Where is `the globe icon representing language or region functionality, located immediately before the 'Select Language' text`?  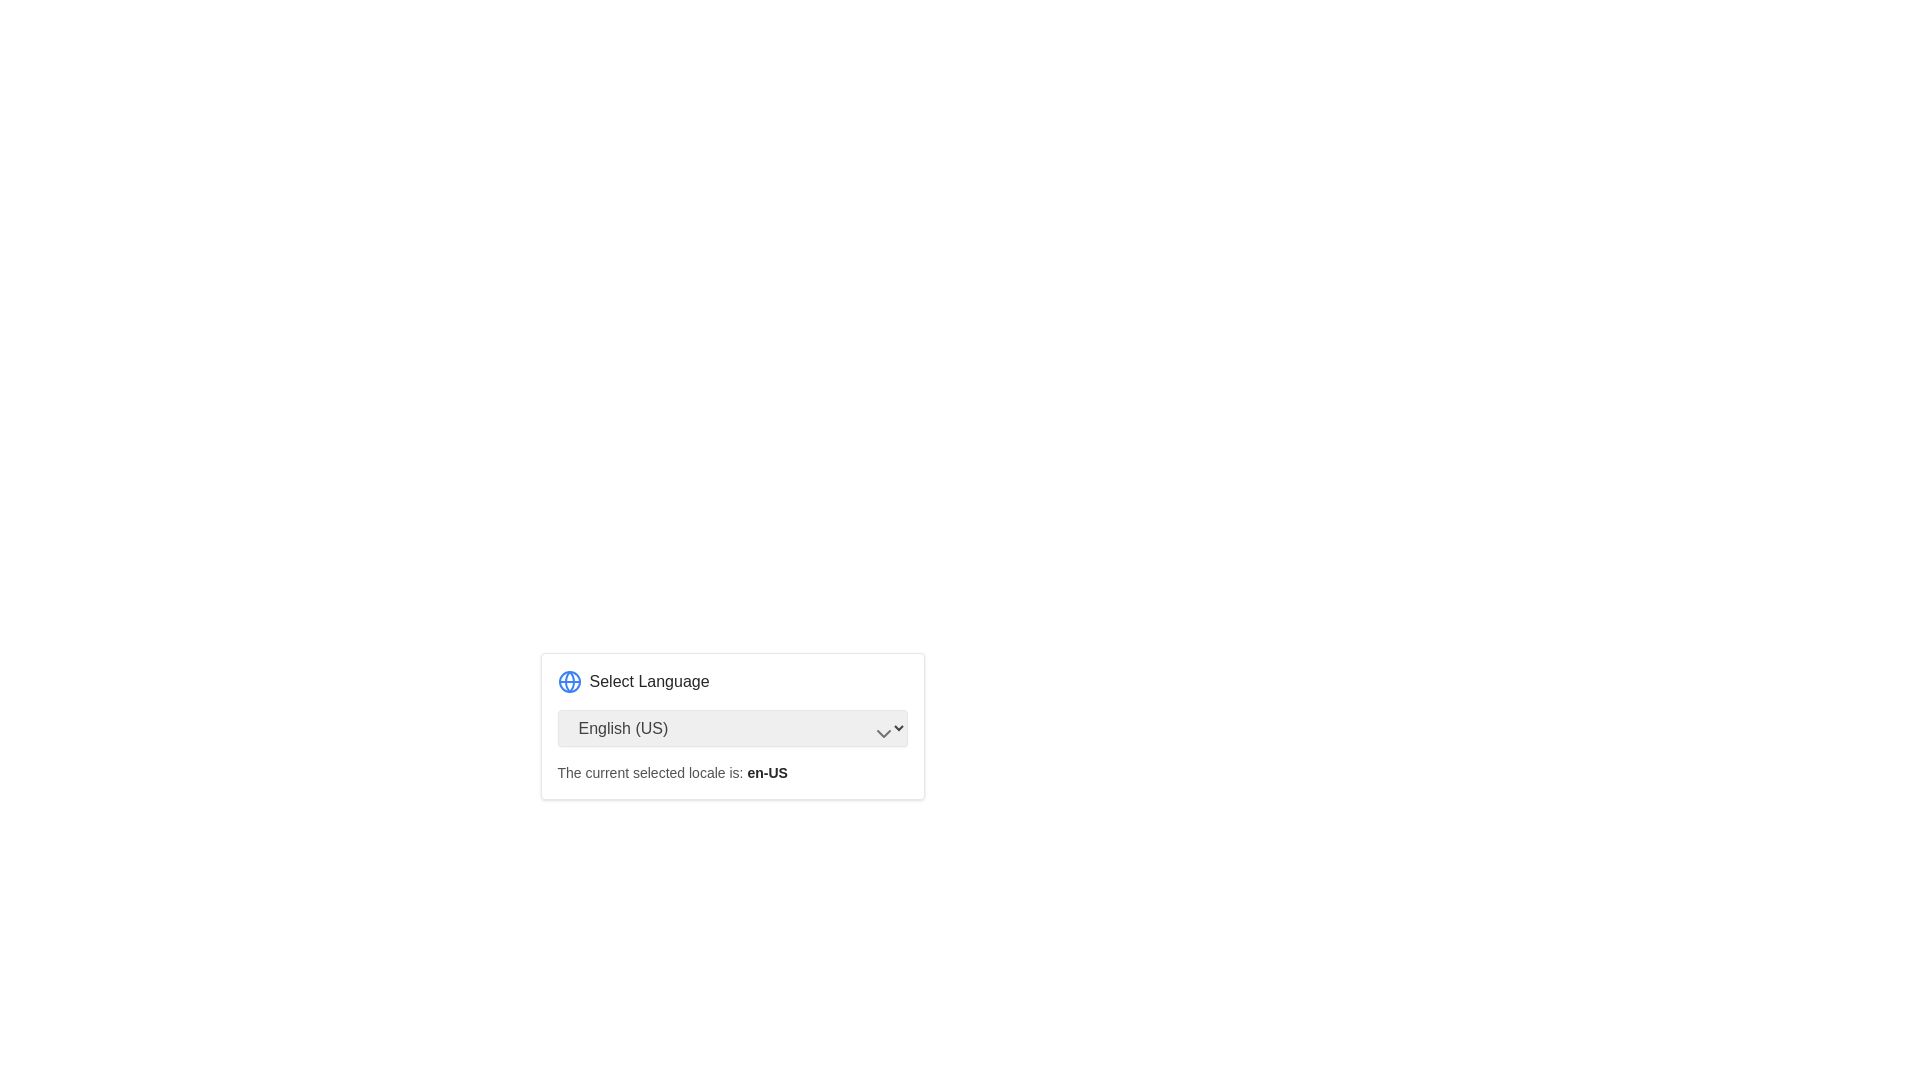
the globe icon representing language or region functionality, located immediately before the 'Select Language' text is located at coordinates (568, 681).